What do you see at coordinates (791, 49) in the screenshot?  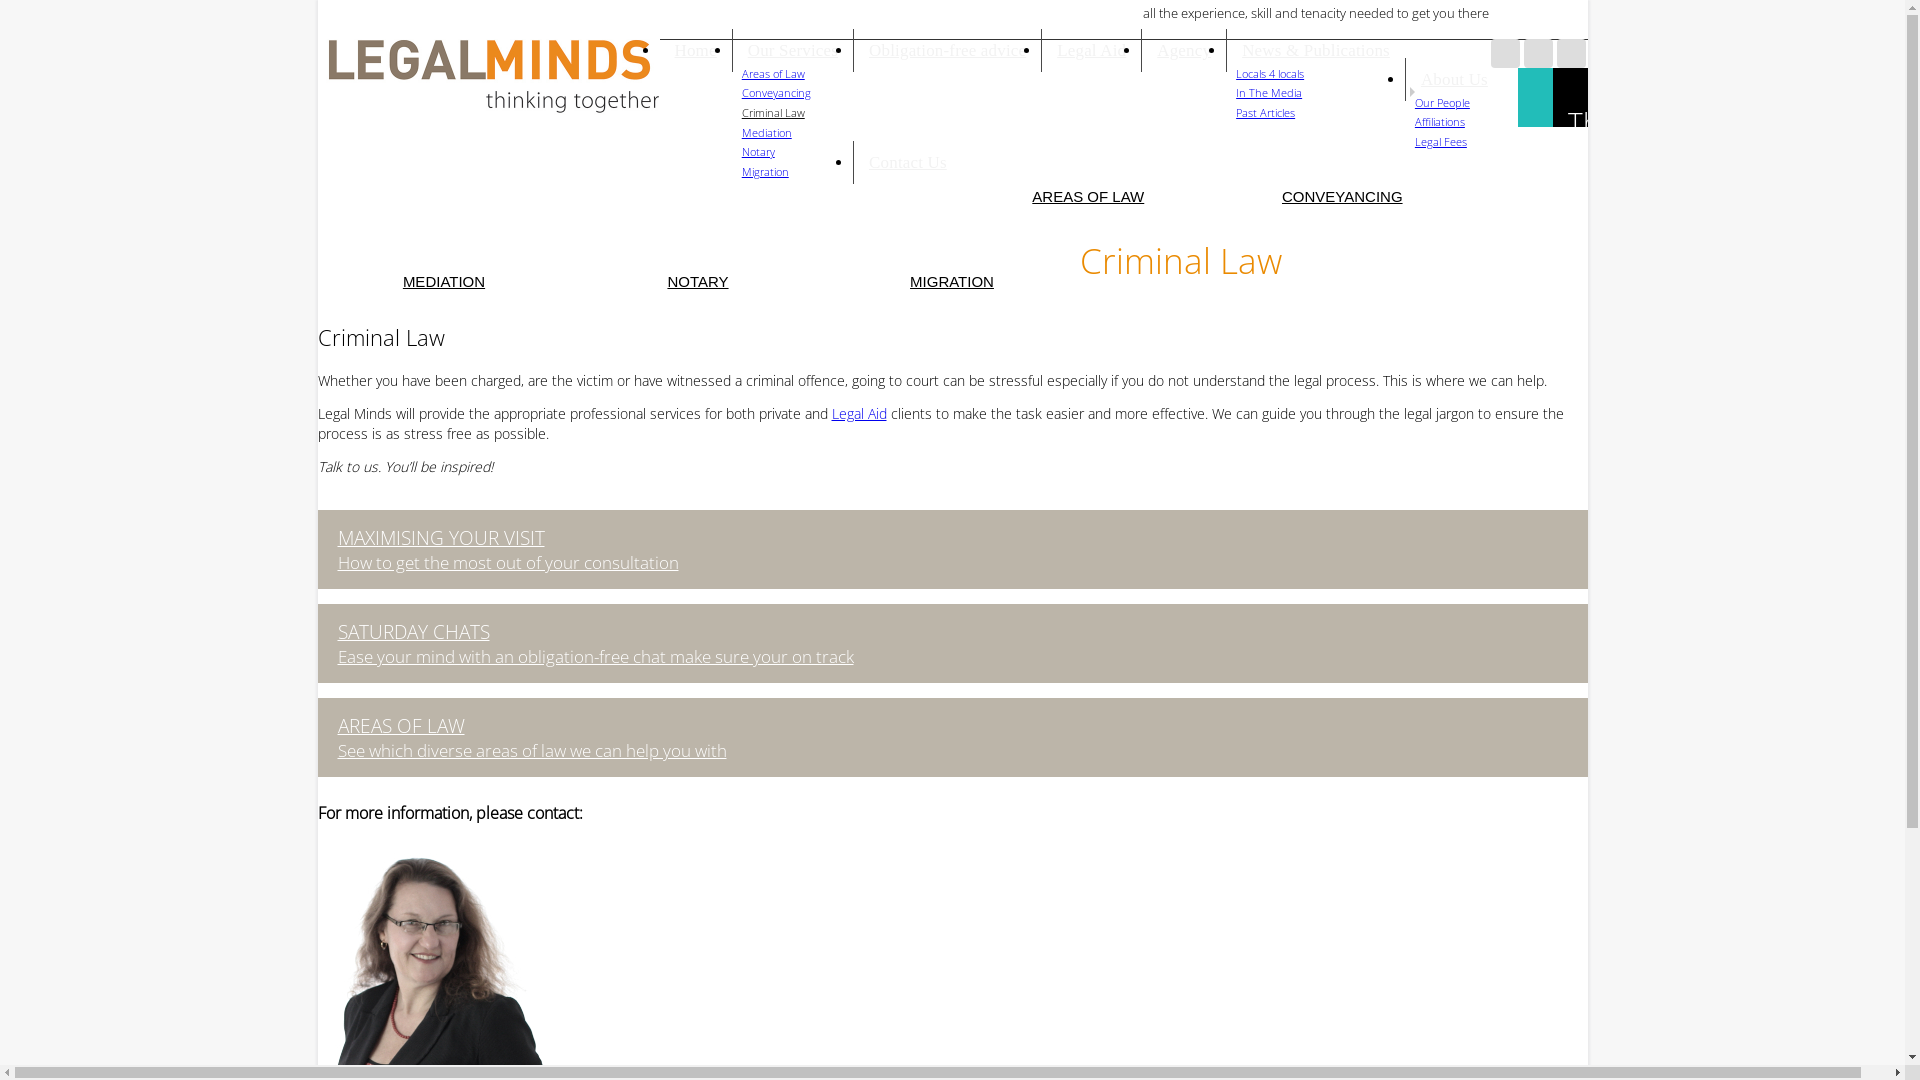 I see `'Our Services'` at bounding box center [791, 49].